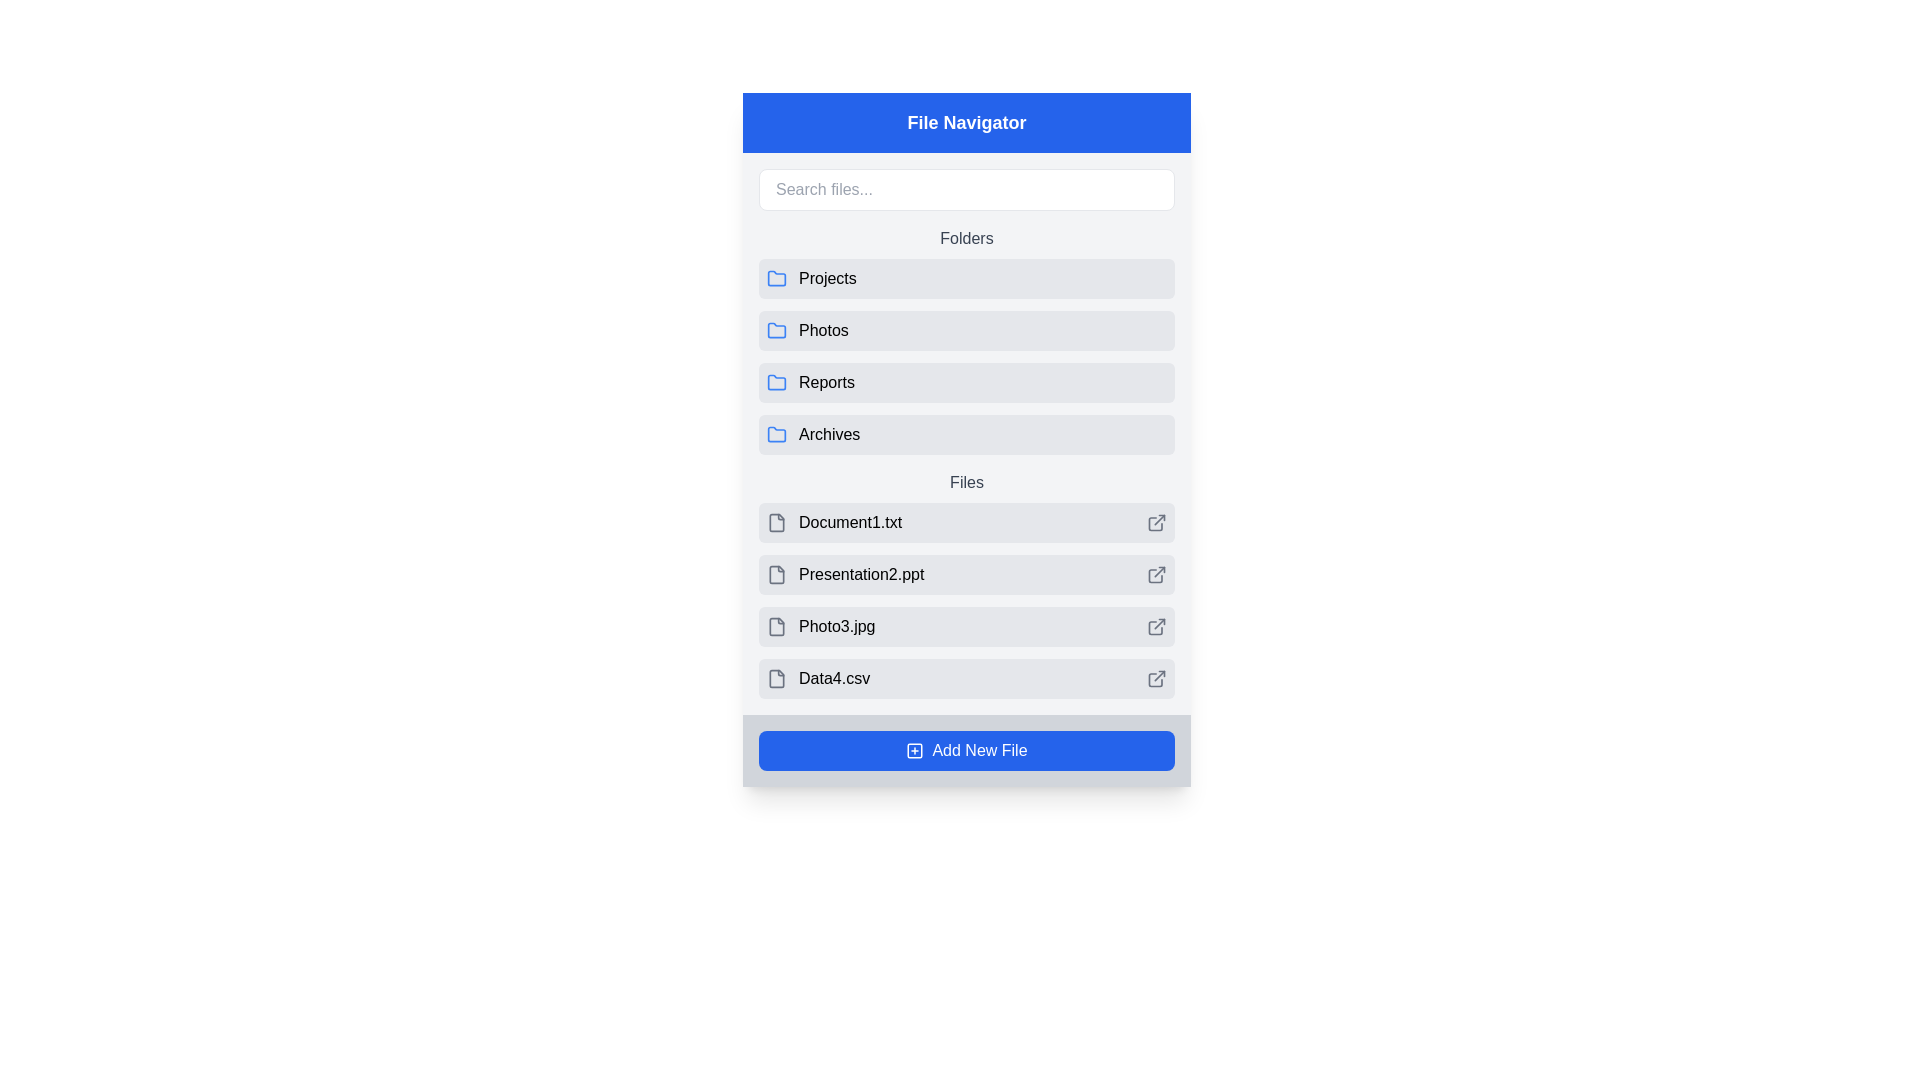  I want to click on the text label 'Presentation2.ppt' located, so click(861, 574).